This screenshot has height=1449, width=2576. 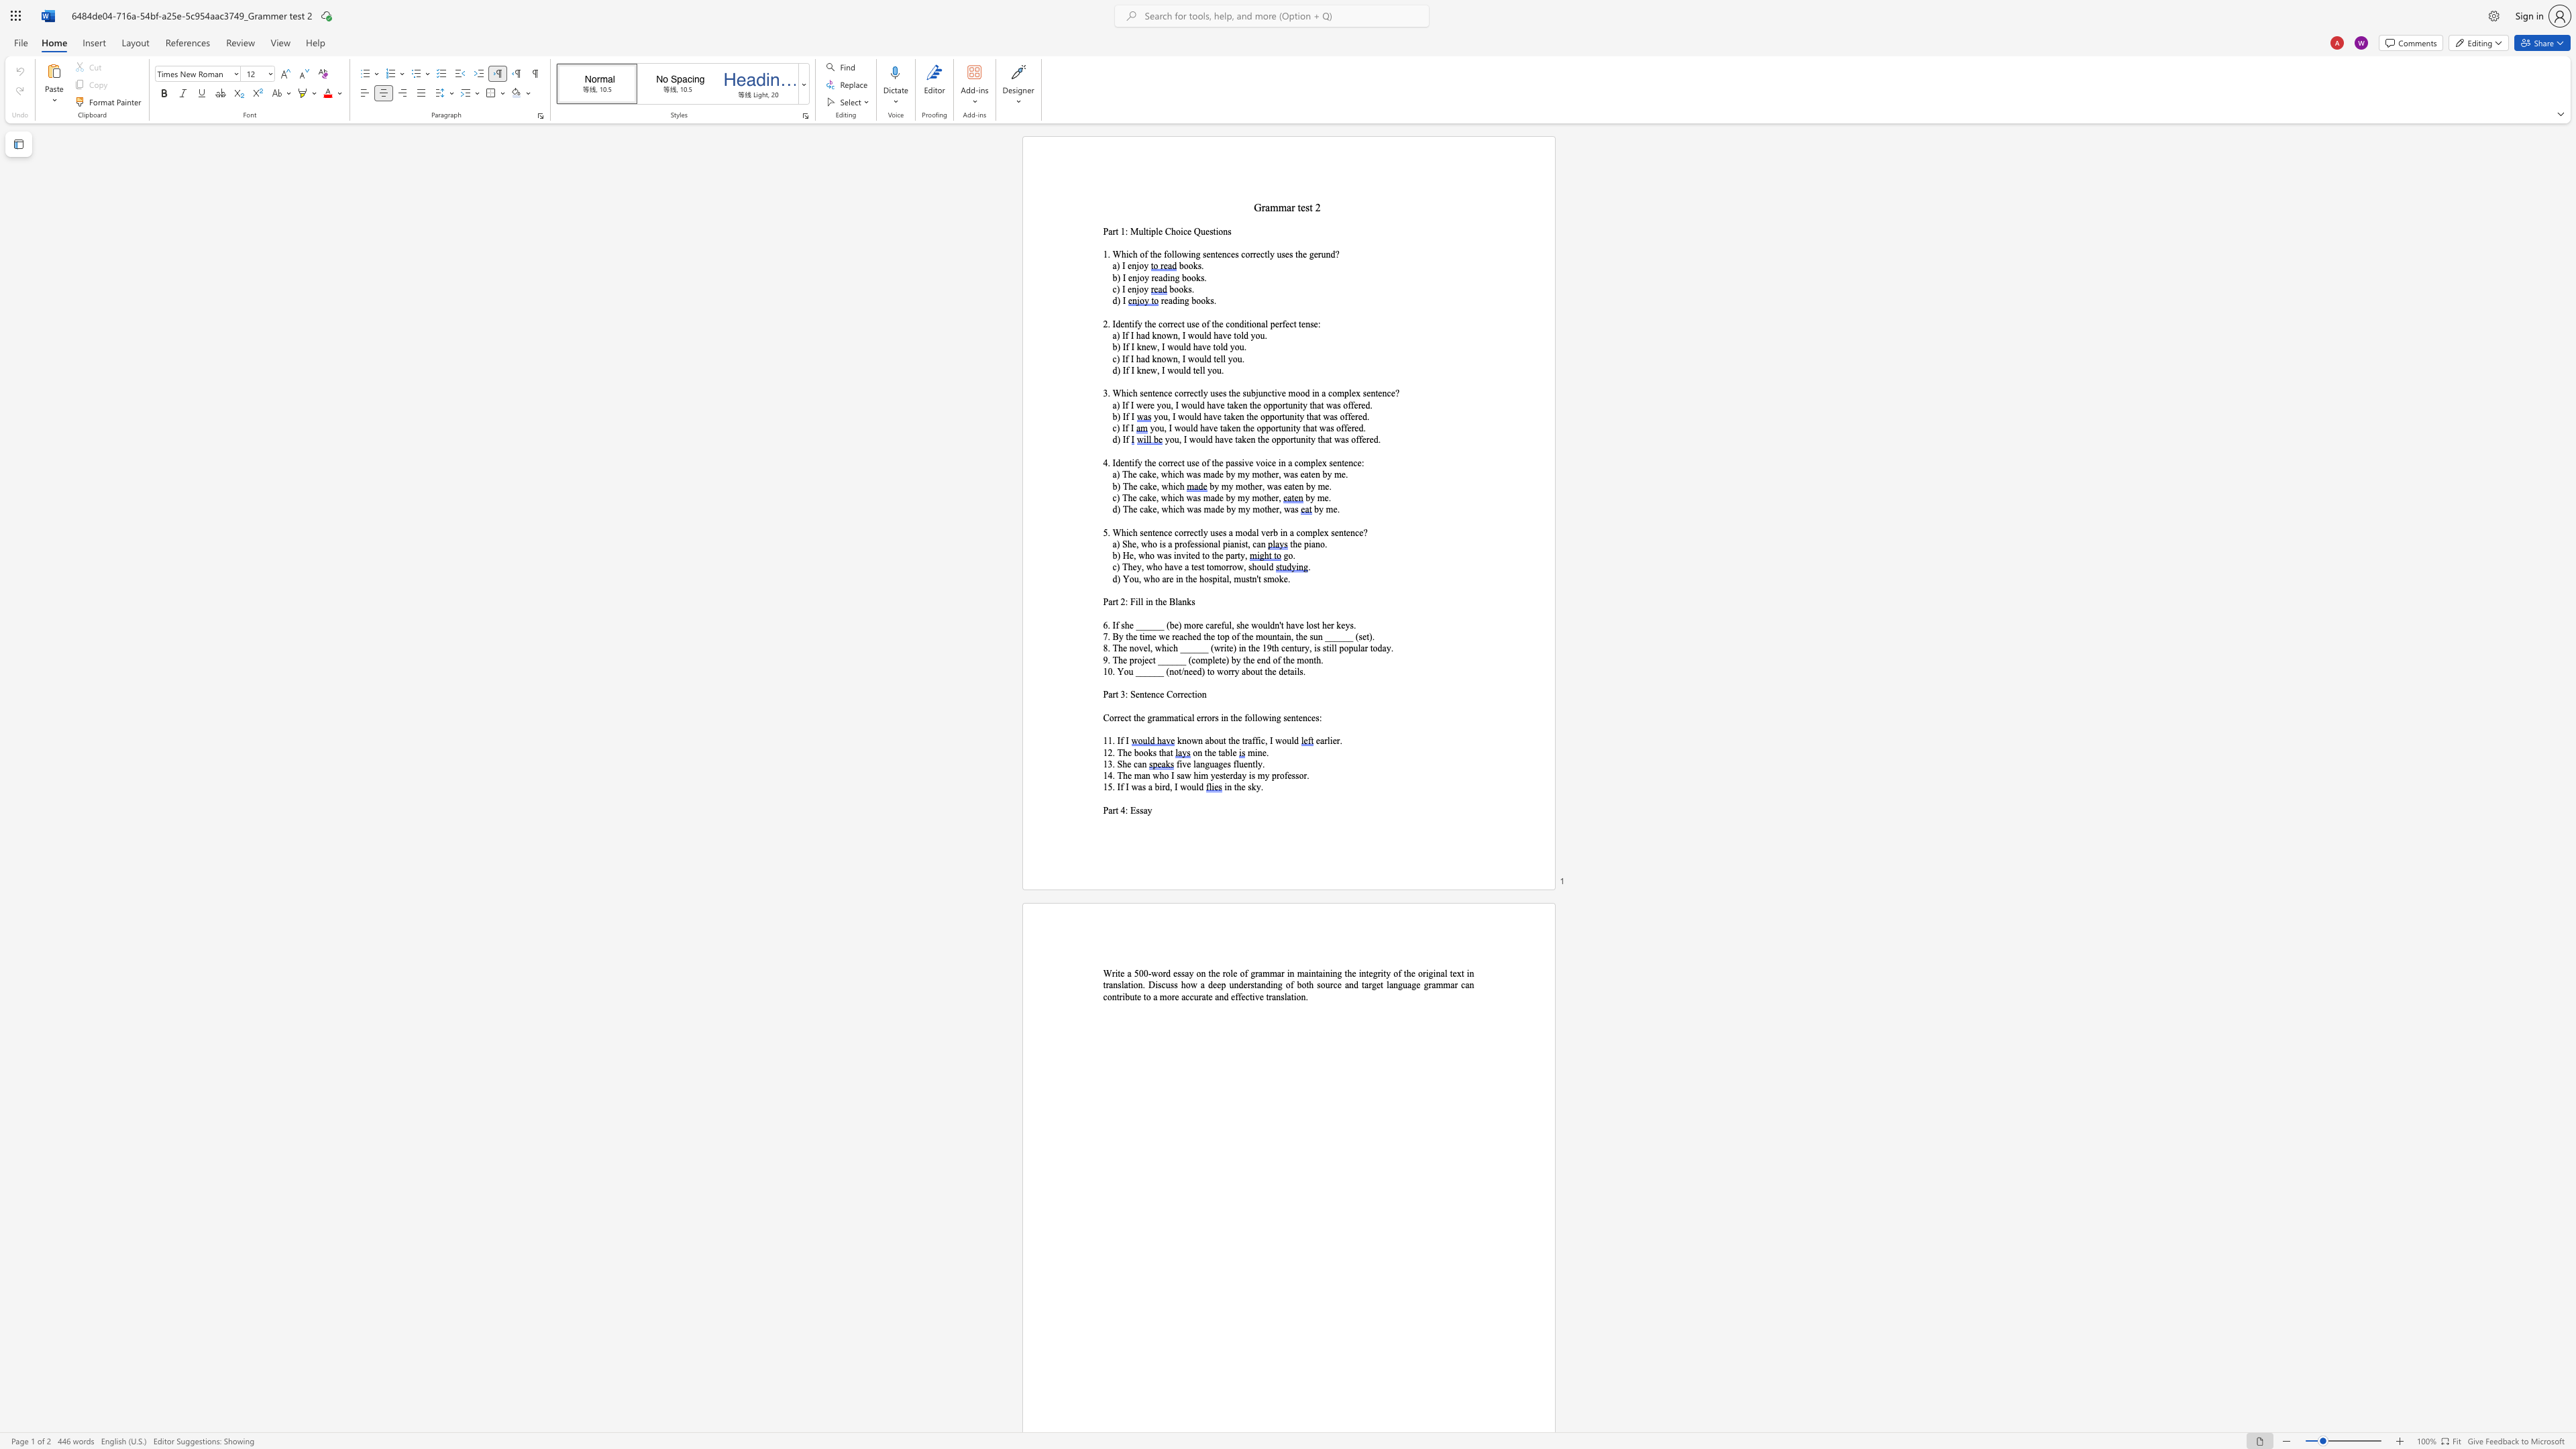 What do you see at coordinates (1134, 810) in the screenshot?
I see `the subset text "ssay" within the text "Part 4: Essay"` at bounding box center [1134, 810].